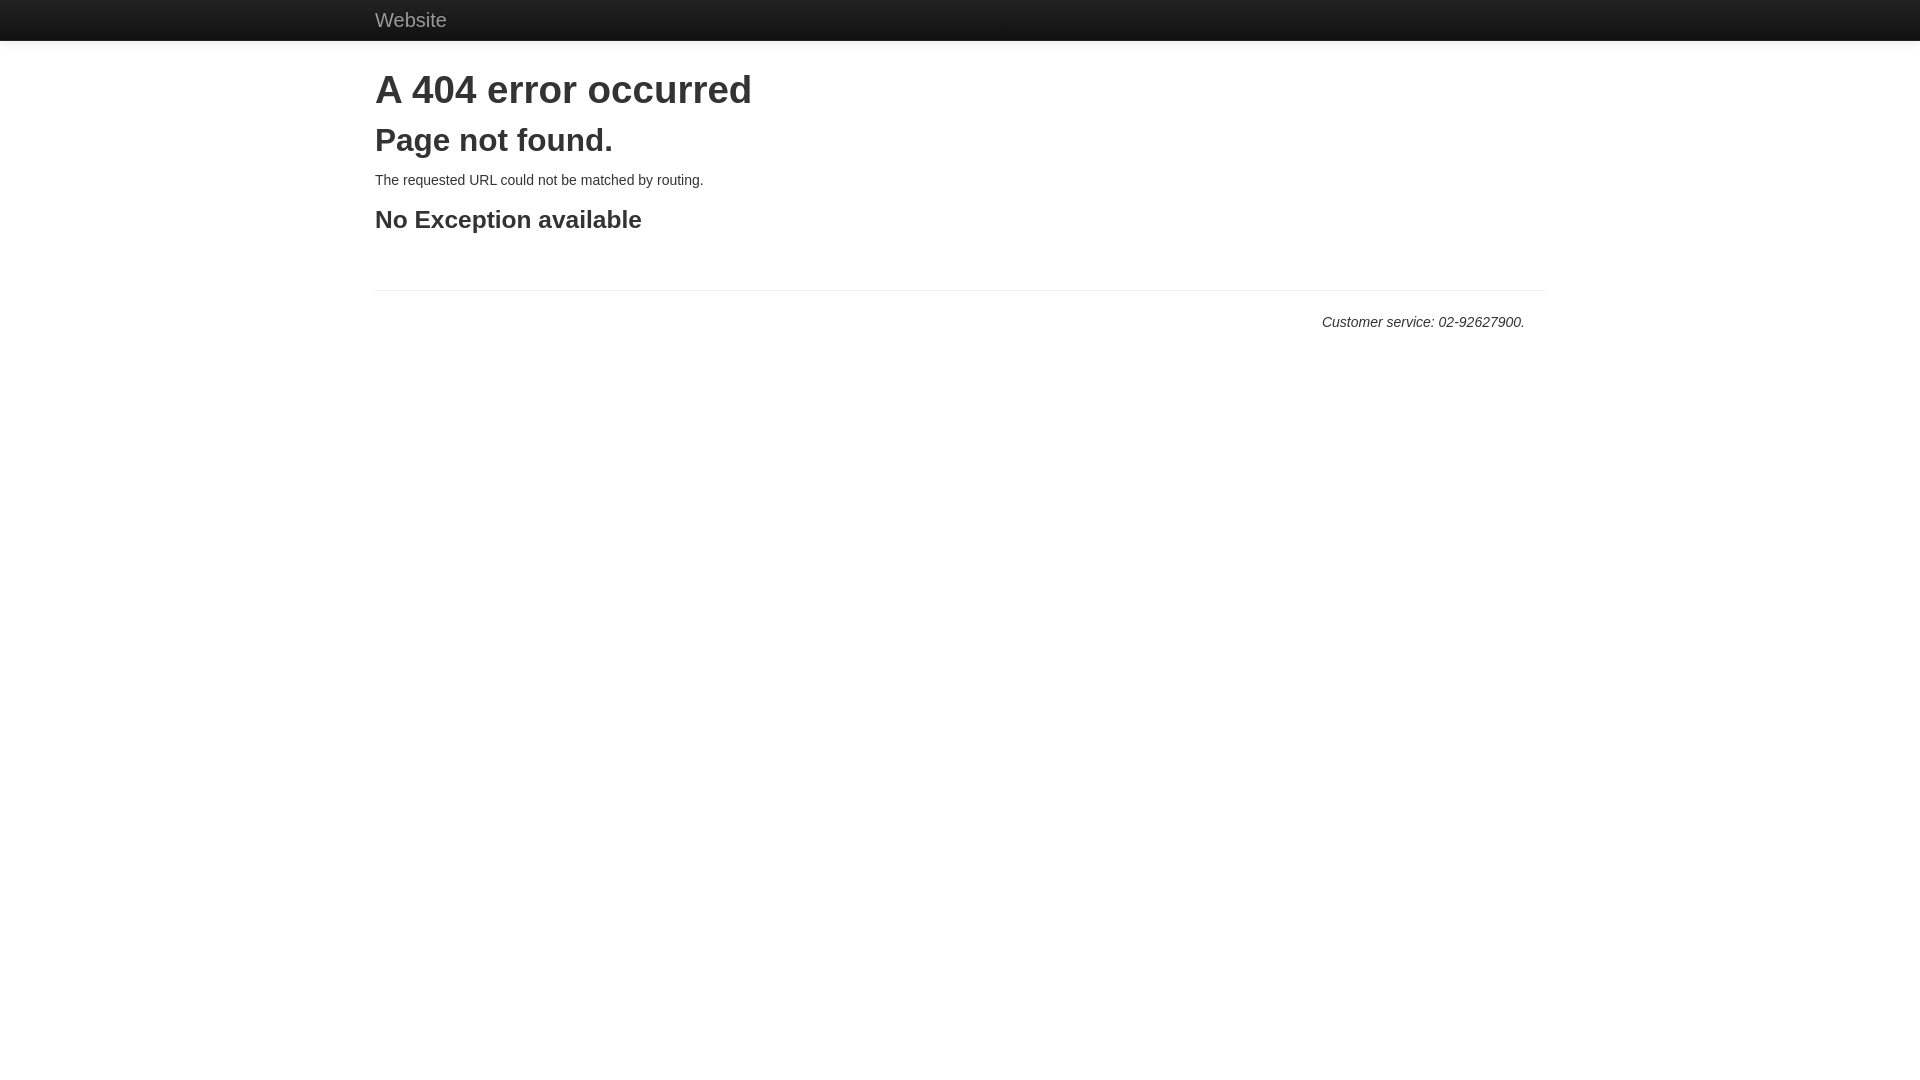  What do you see at coordinates (410, 19) in the screenshot?
I see `'Website'` at bounding box center [410, 19].